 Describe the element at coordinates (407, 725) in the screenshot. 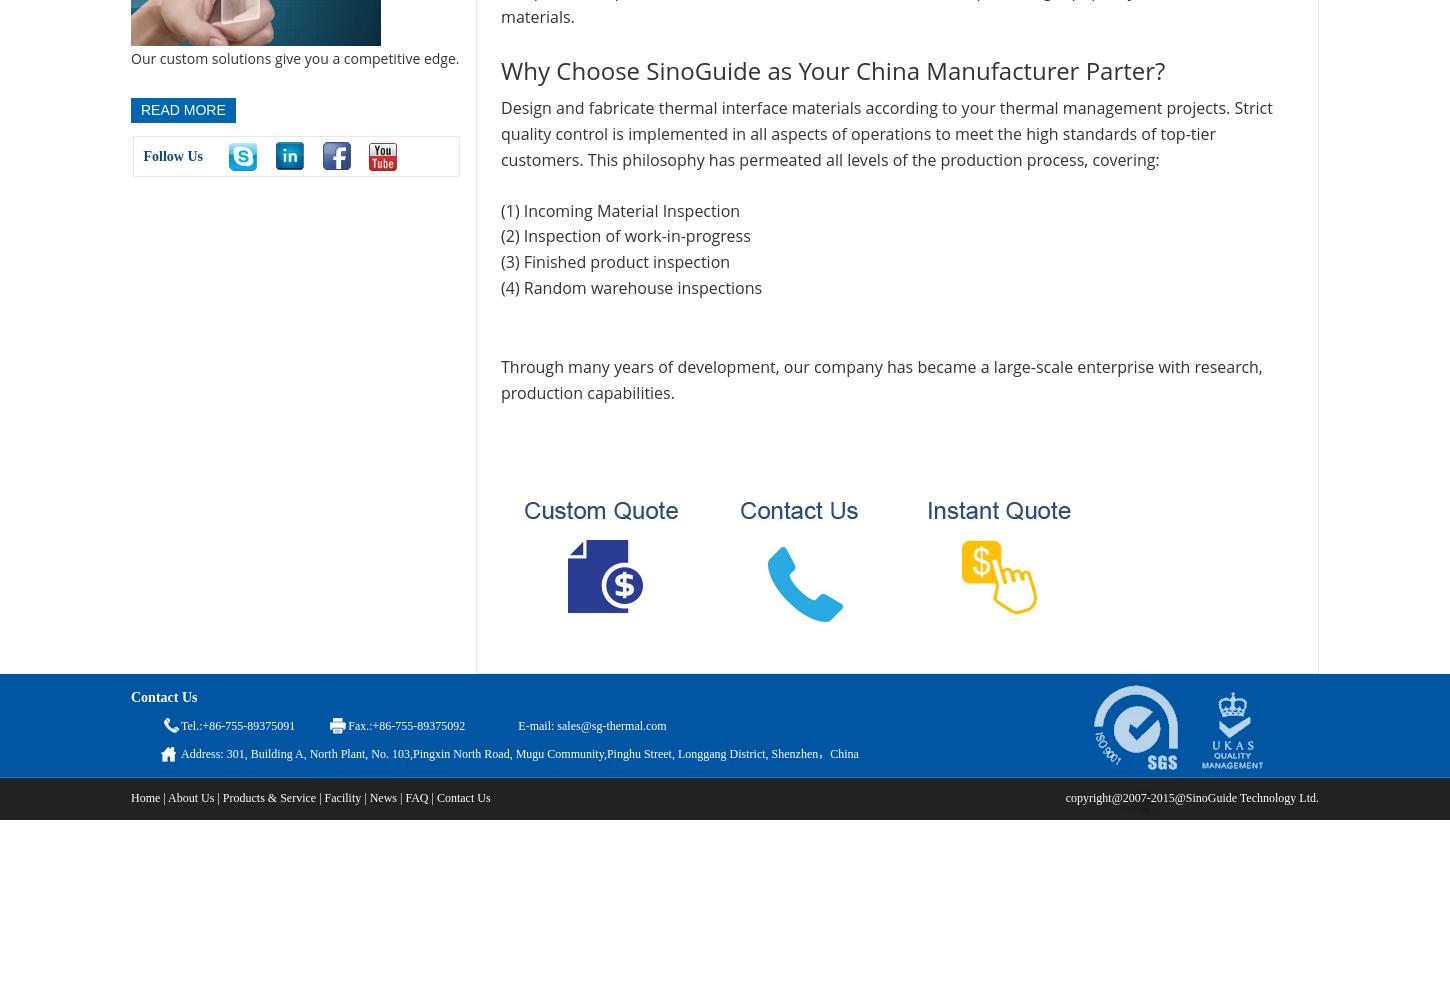

I see `'Fax.:+86-755-89375092'` at that location.